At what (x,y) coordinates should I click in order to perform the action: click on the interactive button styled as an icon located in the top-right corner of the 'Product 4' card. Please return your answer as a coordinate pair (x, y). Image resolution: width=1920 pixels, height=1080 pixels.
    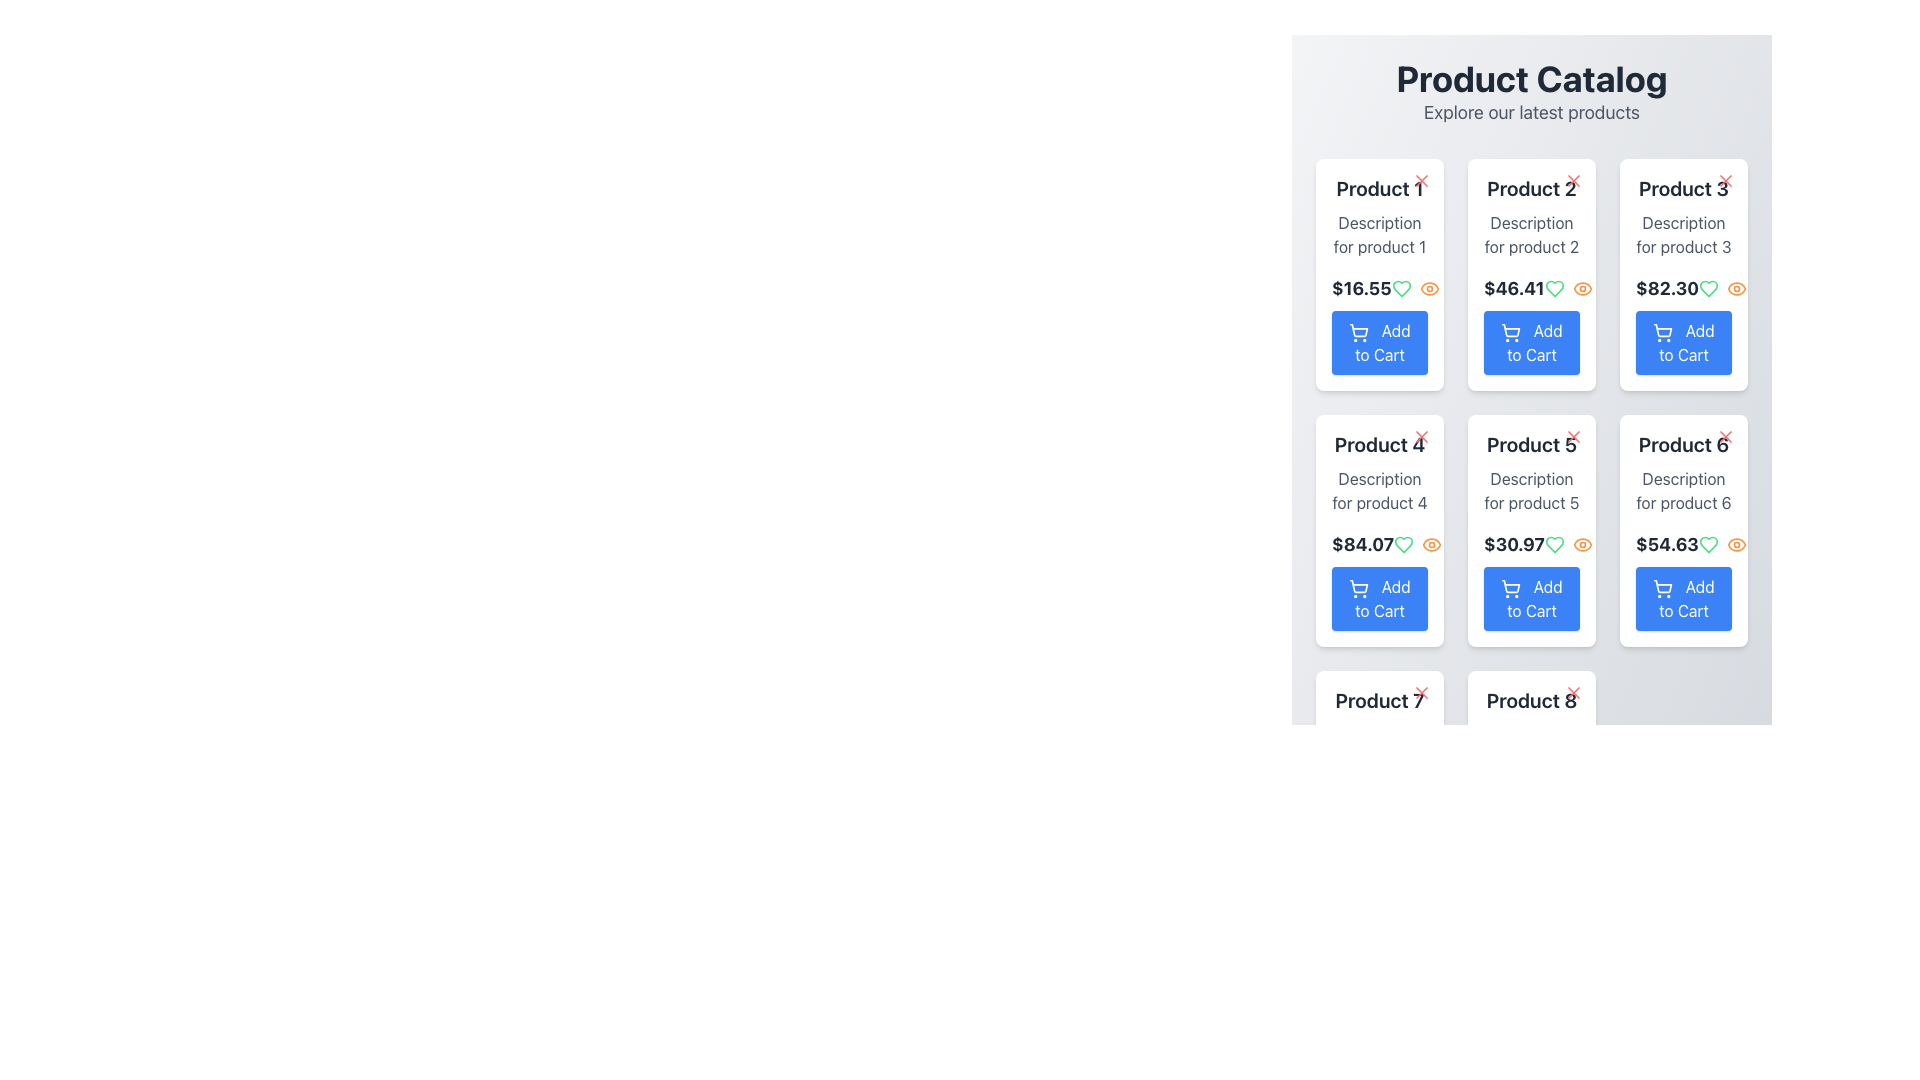
    Looking at the image, I should click on (1420, 435).